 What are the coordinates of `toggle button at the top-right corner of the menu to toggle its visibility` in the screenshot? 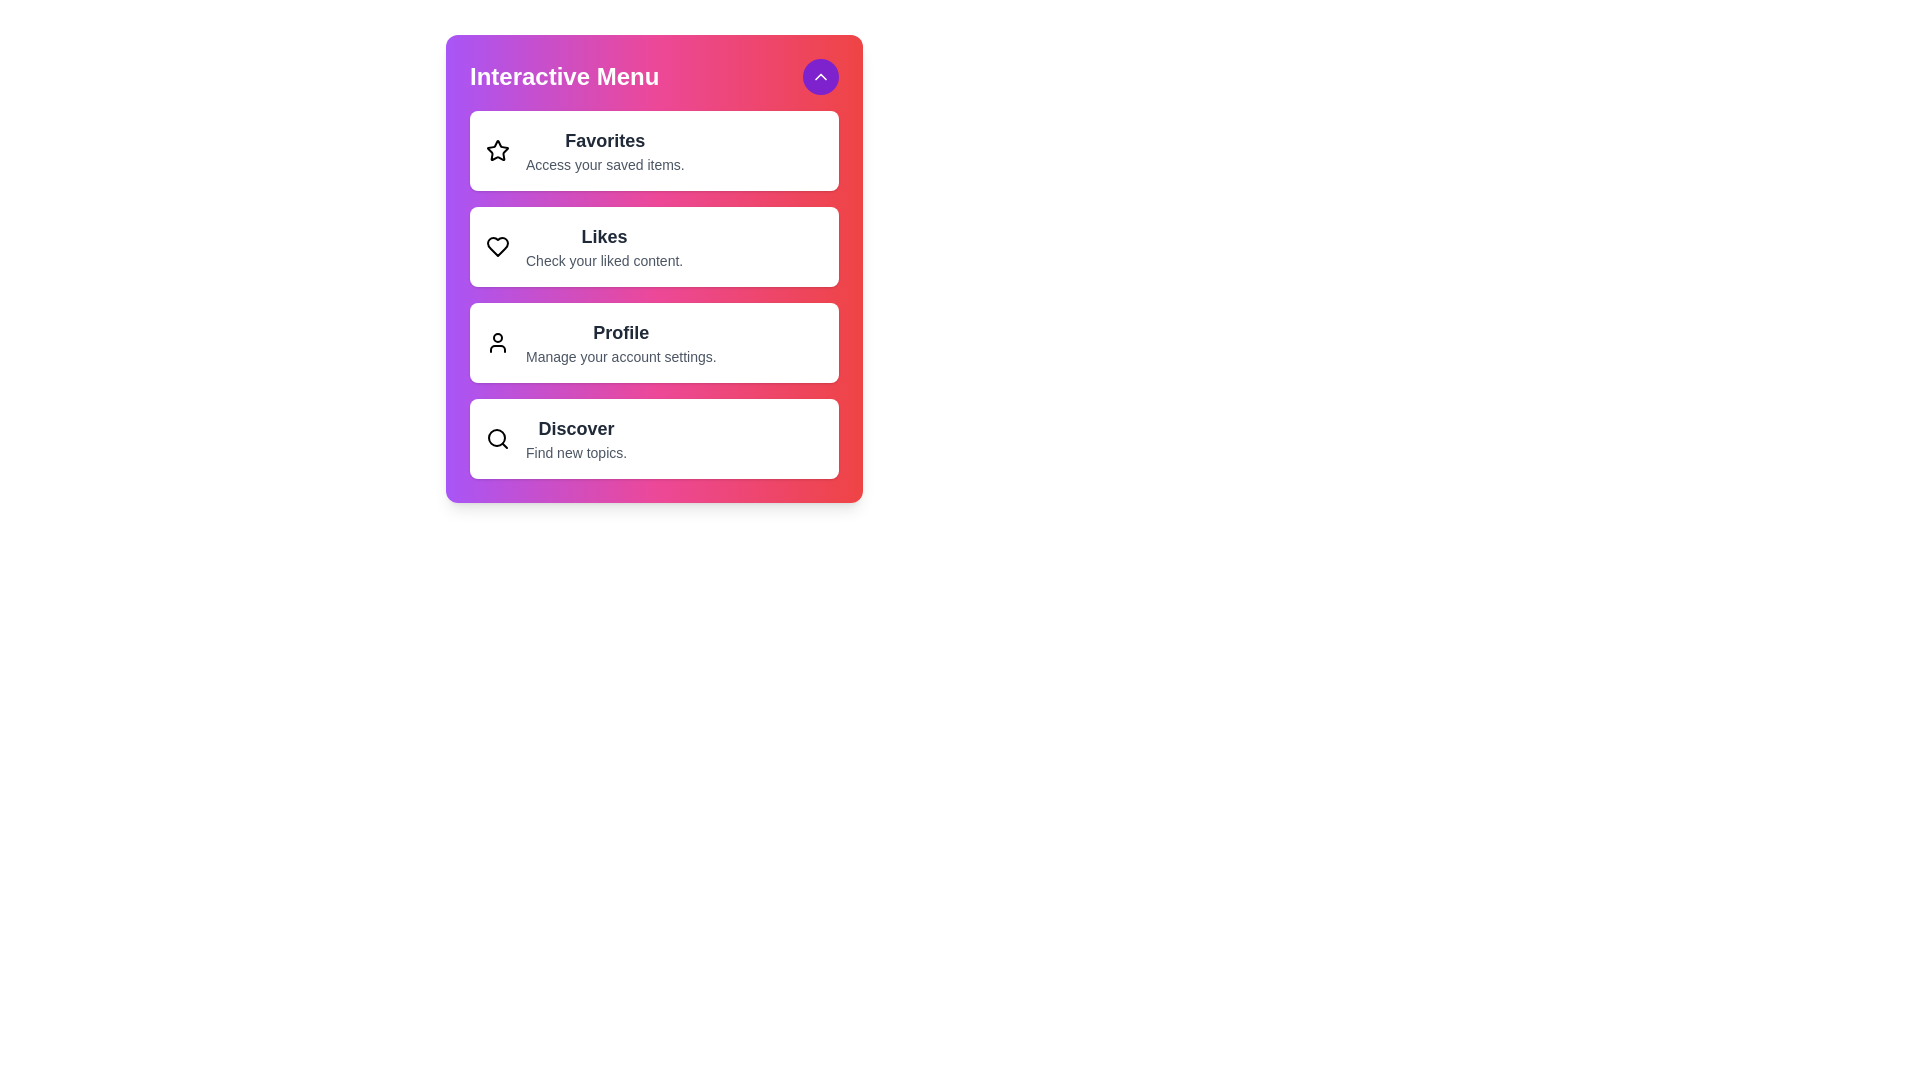 It's located at (820, 76).